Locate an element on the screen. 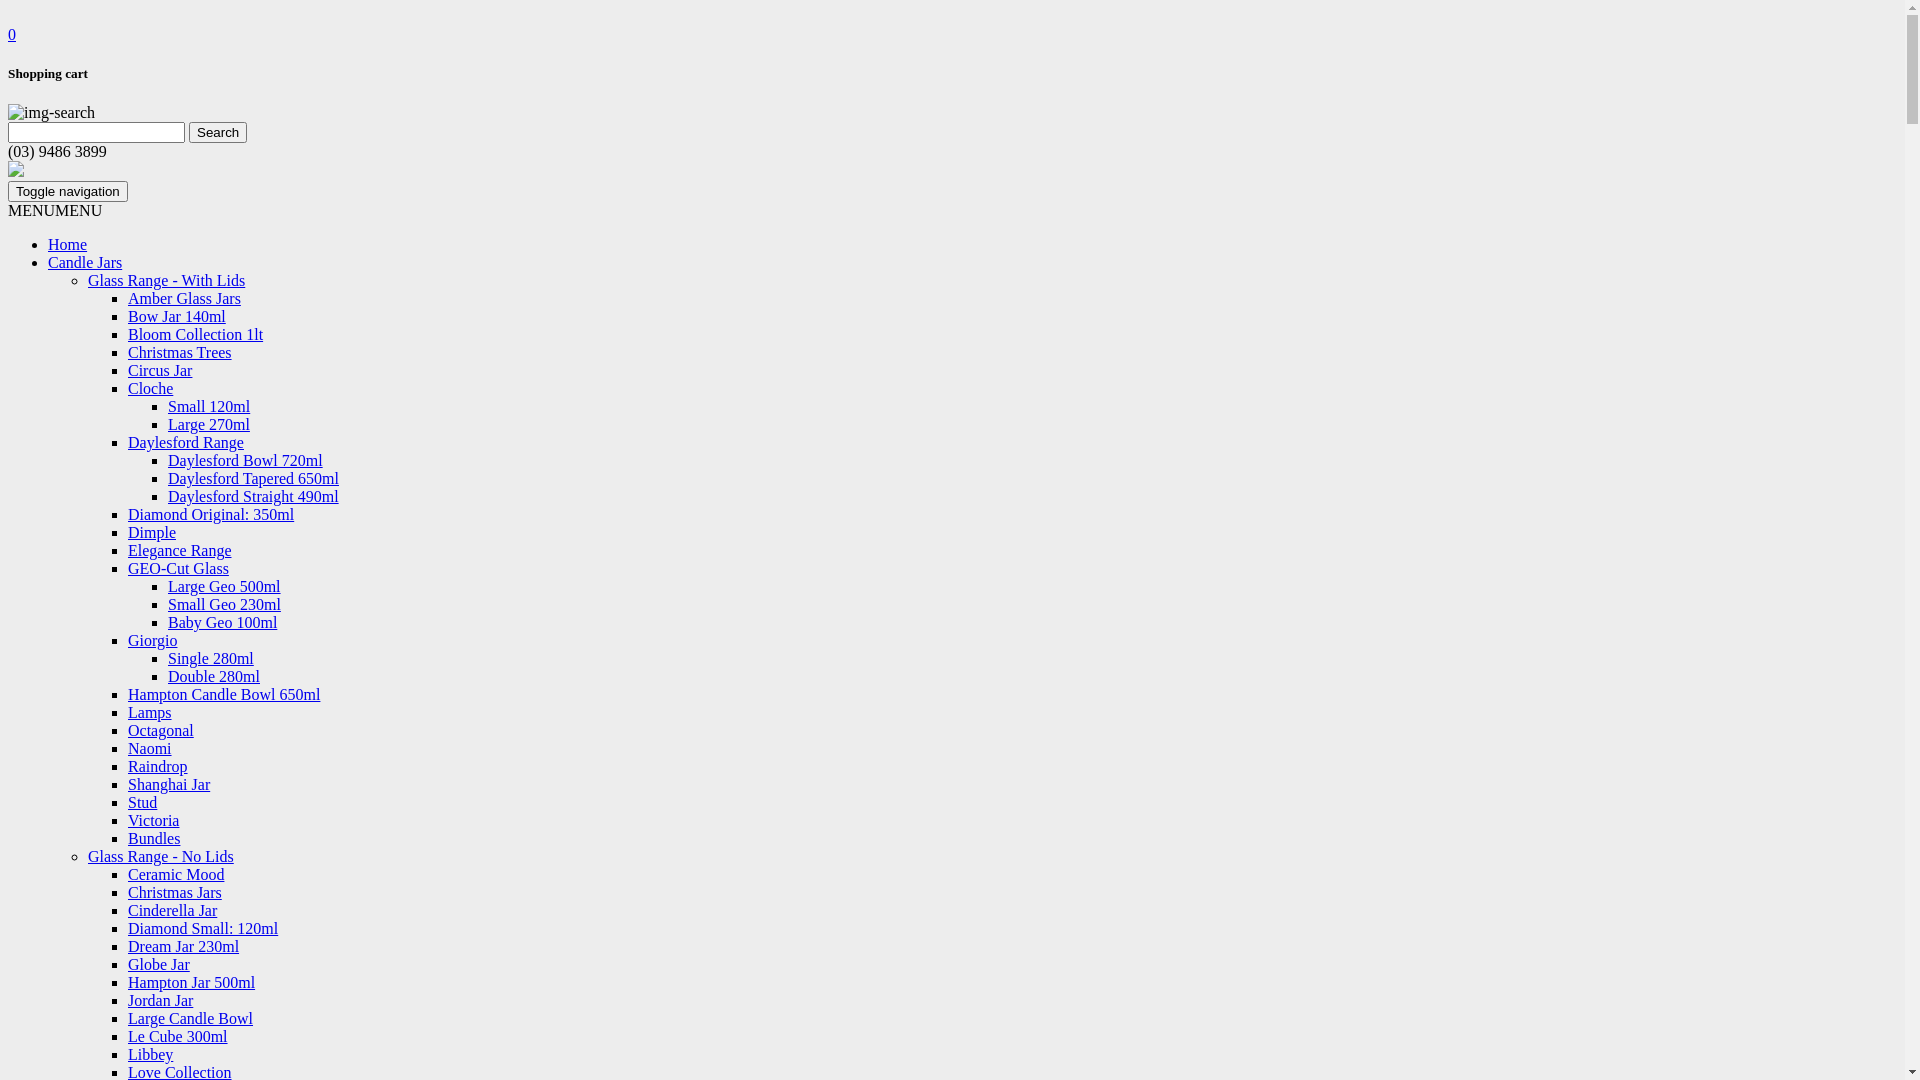  'Search' is located at coordinates (217, 132).